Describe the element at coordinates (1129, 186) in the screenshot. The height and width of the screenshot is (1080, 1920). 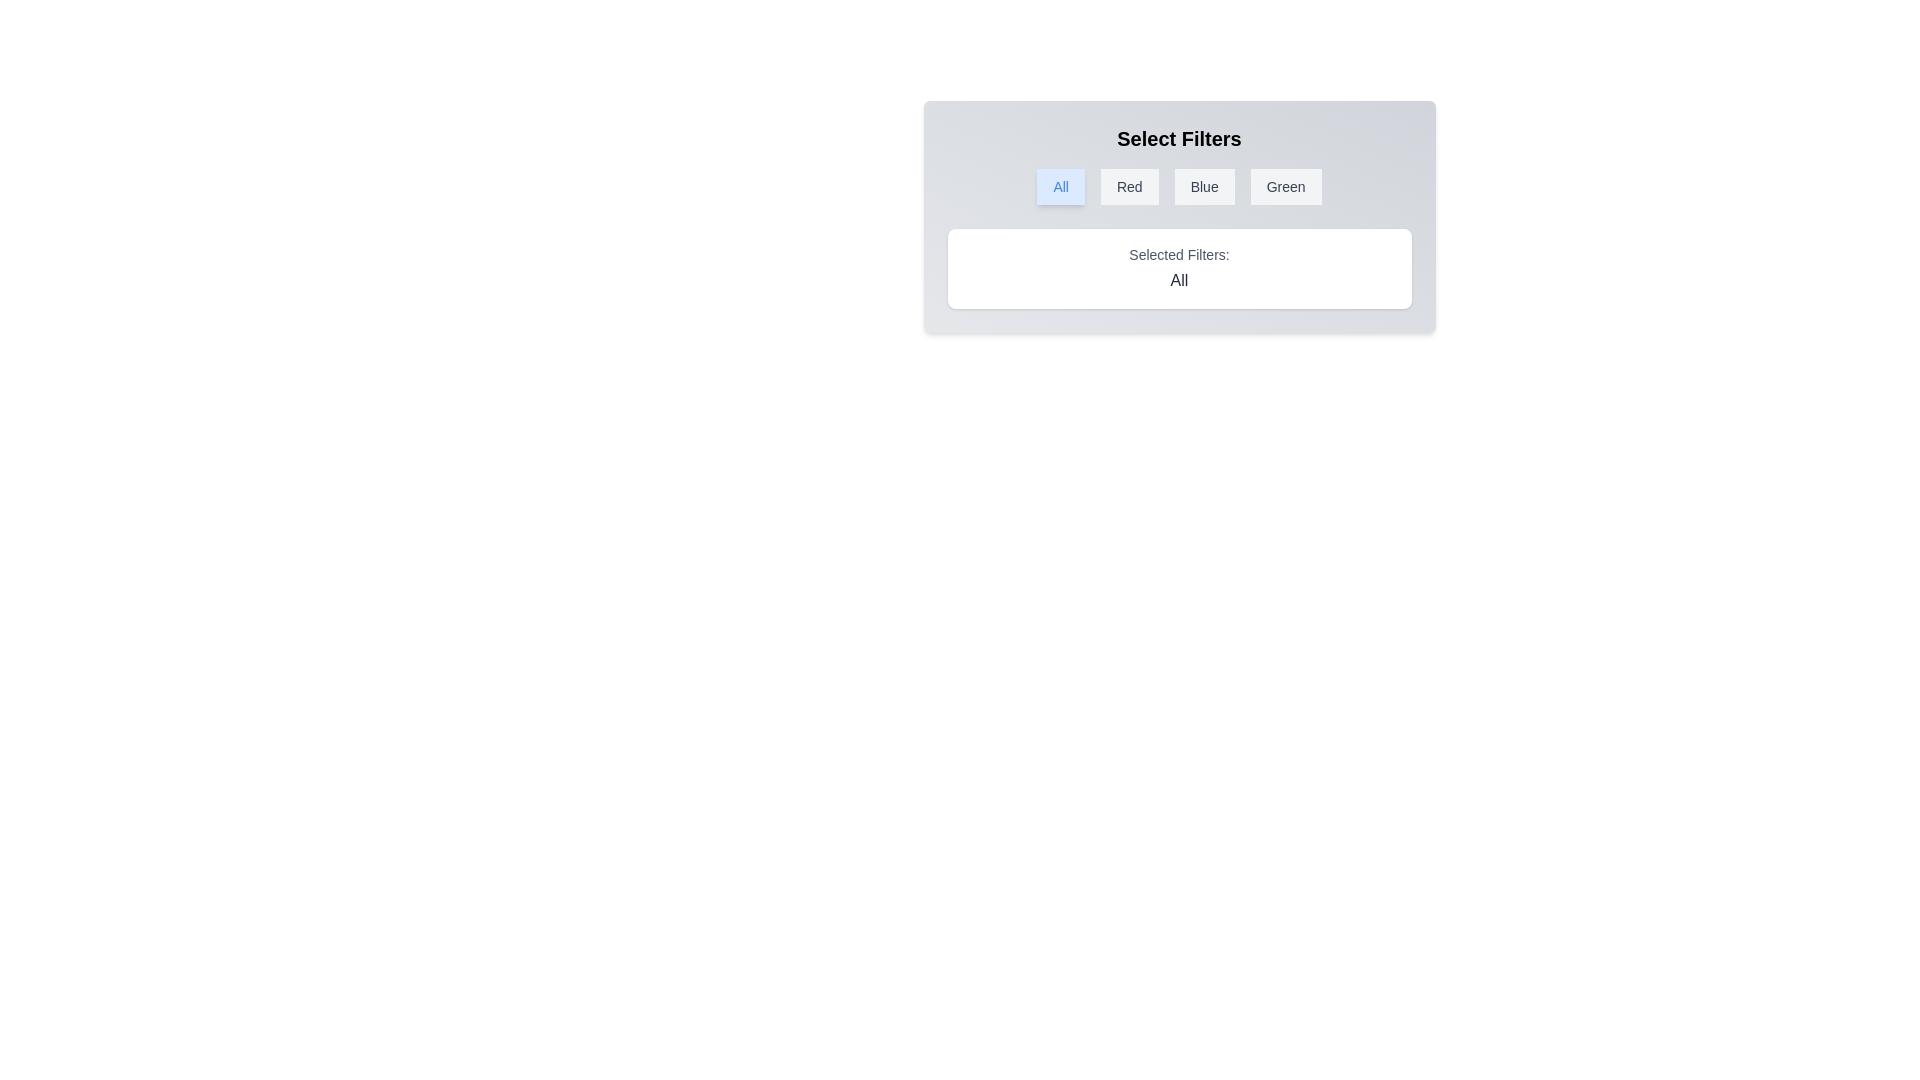
I see `the filter button Red` at that location.